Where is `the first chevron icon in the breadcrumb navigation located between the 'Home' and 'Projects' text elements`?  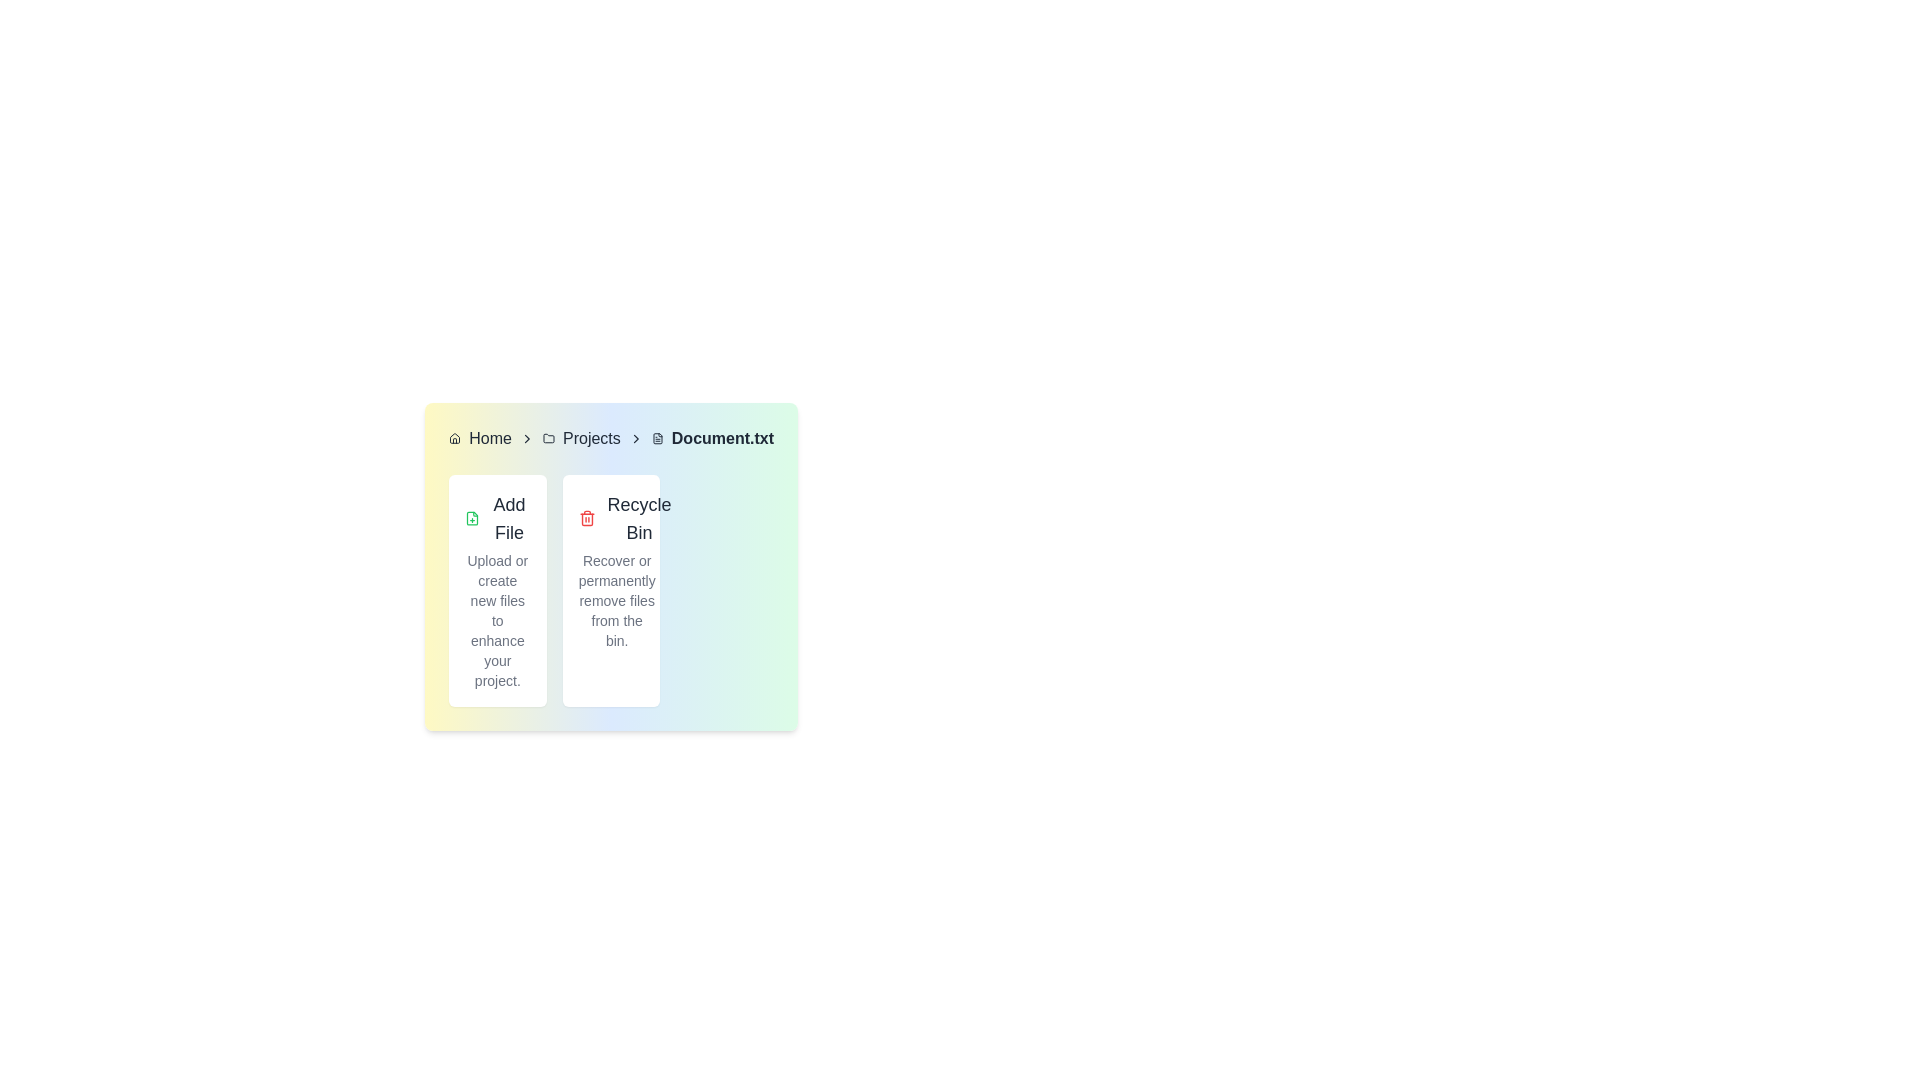 the first chevron icon in the breadcrumb navigation located between the 'Home' and 'Projects' text elements is located at coordinates (527, 438).